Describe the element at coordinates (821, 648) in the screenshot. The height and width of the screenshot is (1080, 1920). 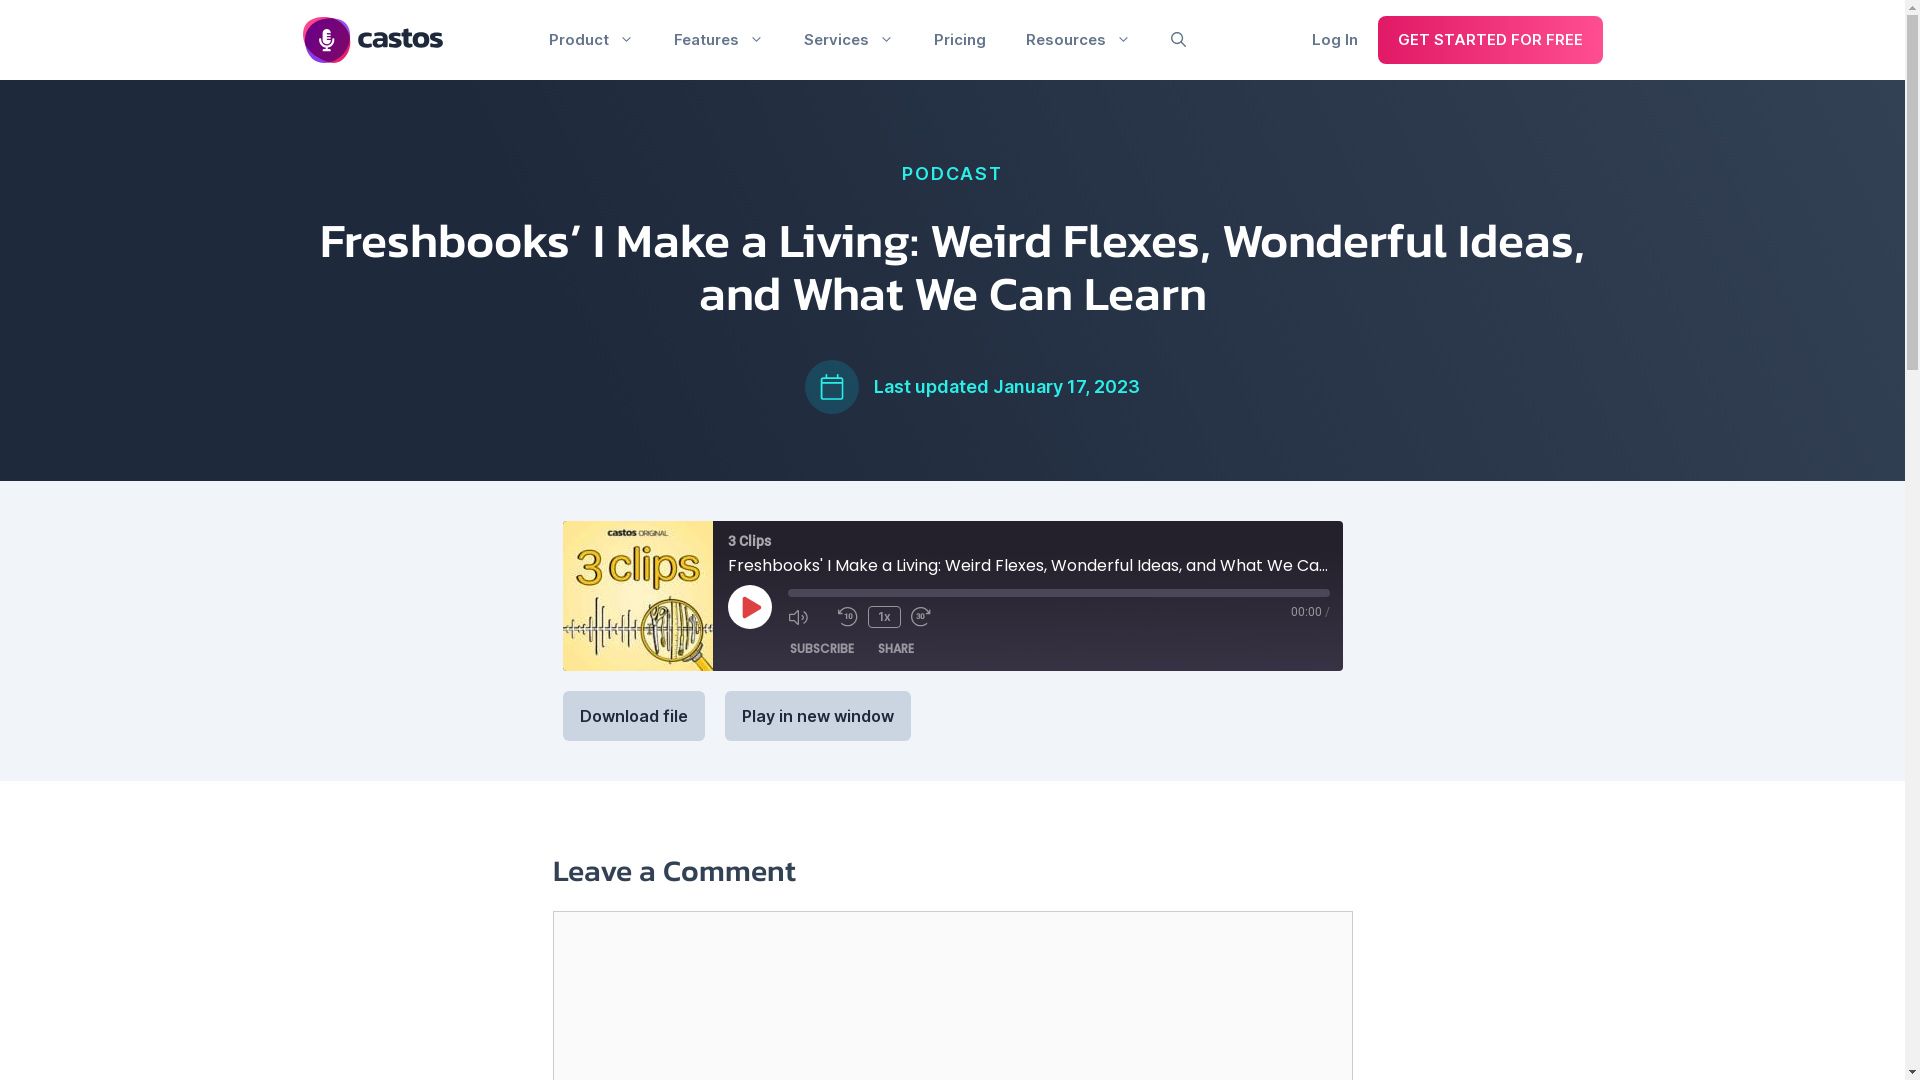
I see `'SUBSCRIBE'` at that location.